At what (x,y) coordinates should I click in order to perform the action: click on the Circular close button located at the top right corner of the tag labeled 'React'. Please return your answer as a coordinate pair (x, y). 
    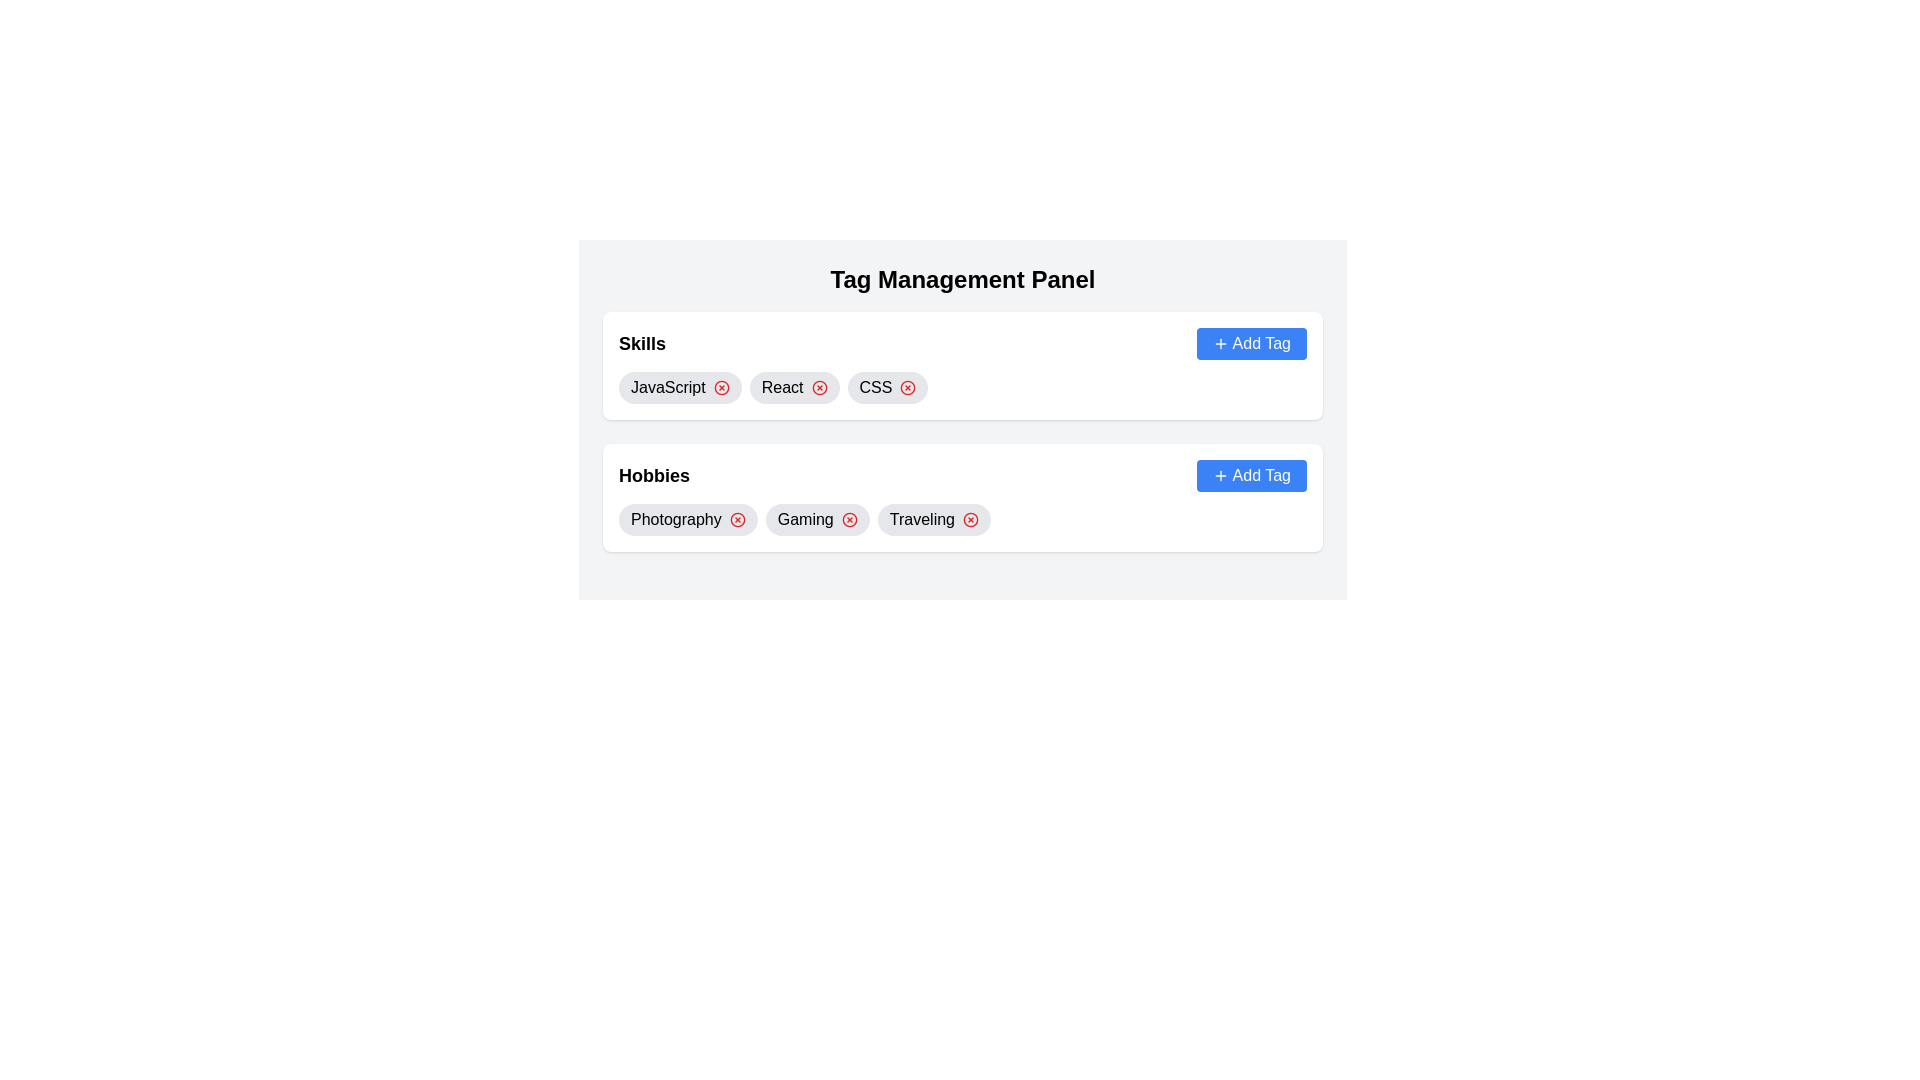
    Looking at the image, I should click on (819, 388).